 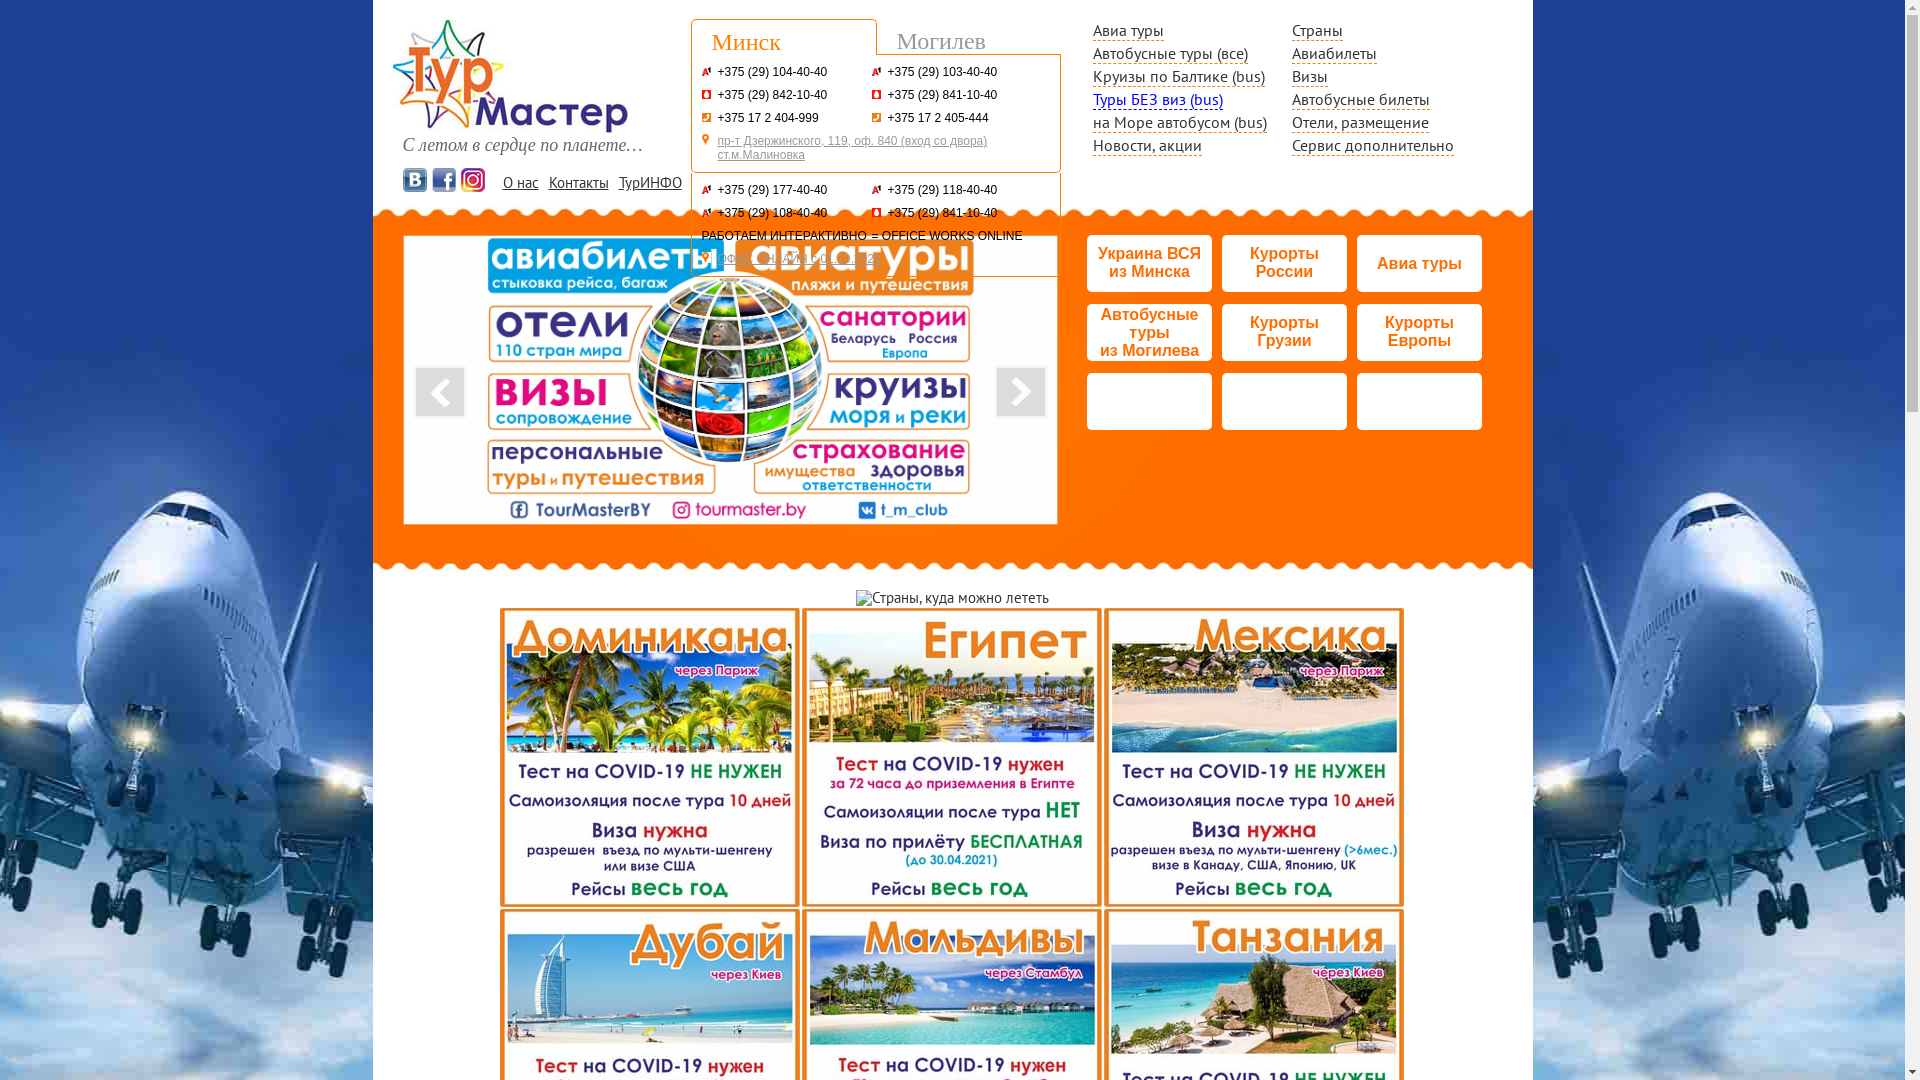 I want to click on 'A1', so click(x=706, y=70).